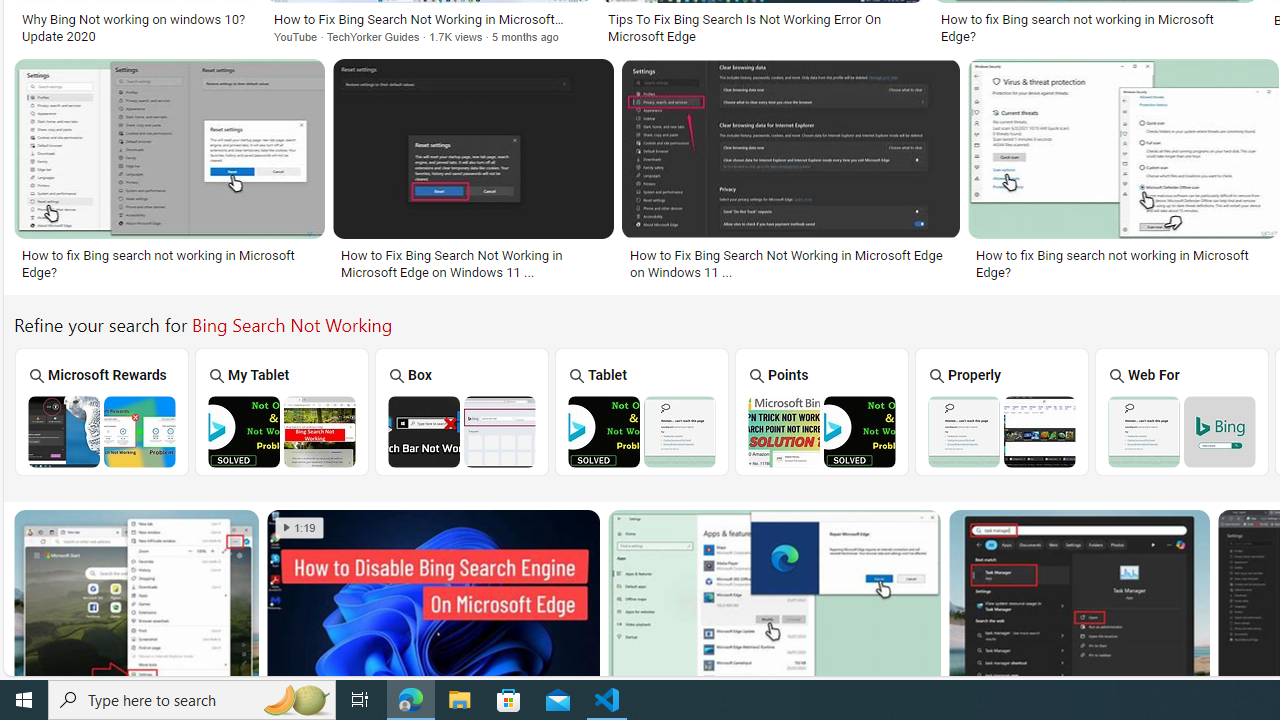  What do you see at coordinates (641, 410) in the screenshot?
I see `'Bing Tablet Search Not Working Tablet'` at bounding box center [641, 410].